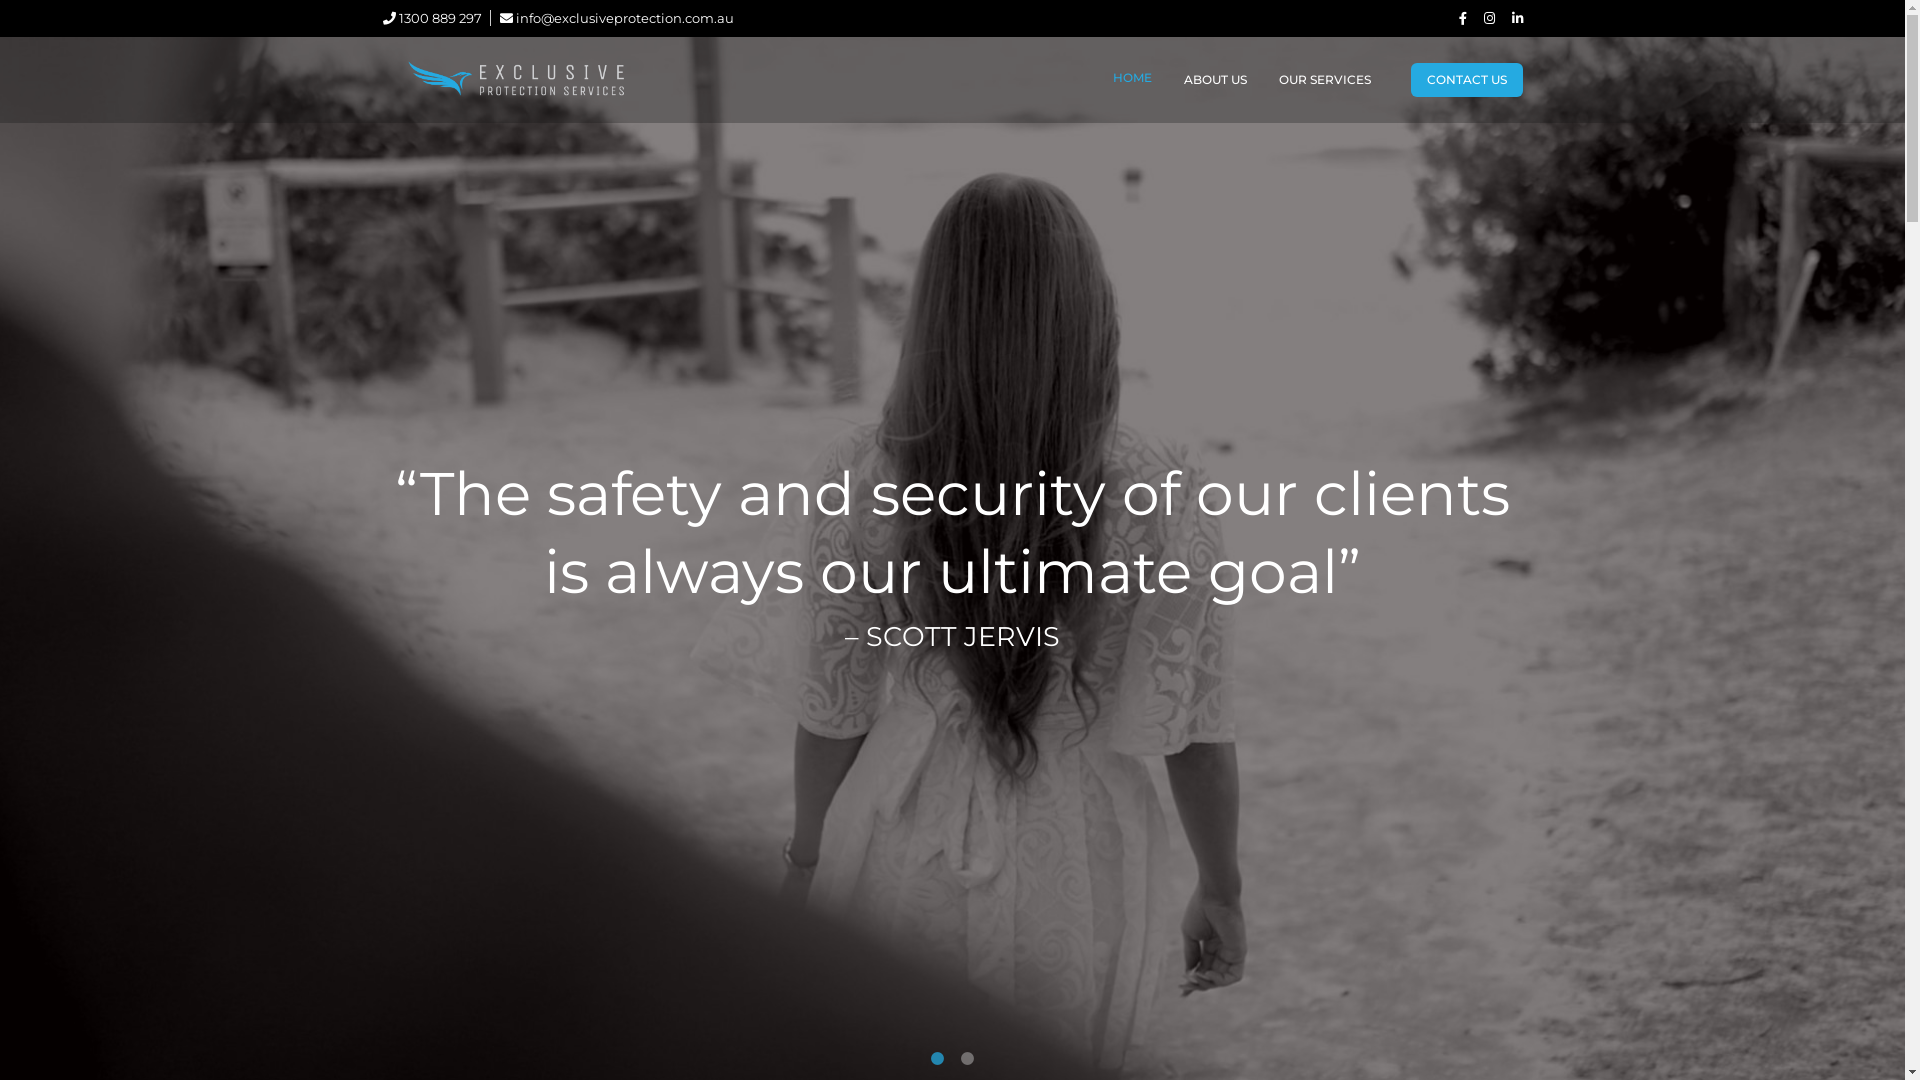 This screenshot has height=1080, width=1920. What do you see at coordinates (936, 1058) in the screenshot?
I see `'1'` at bounding box center [936, 1058].